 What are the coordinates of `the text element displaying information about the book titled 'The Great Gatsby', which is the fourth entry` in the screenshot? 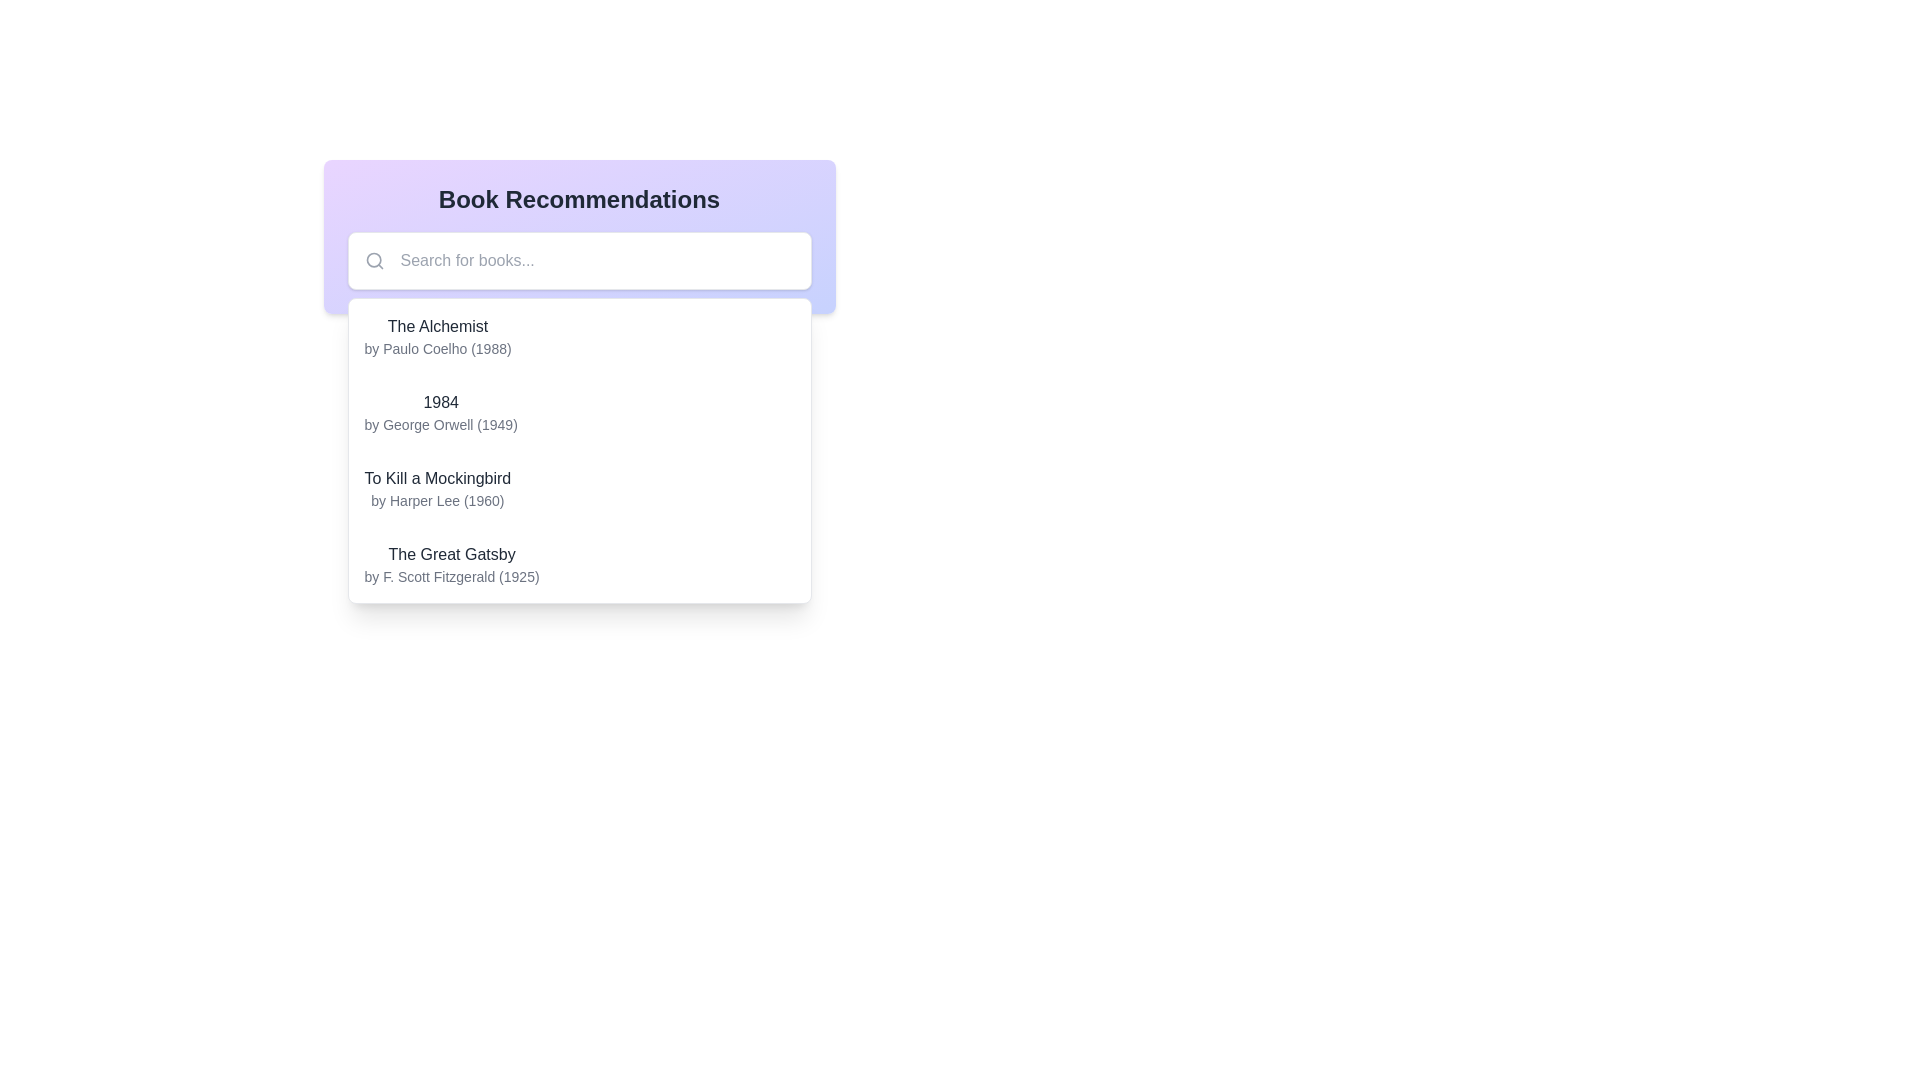 It's located at (450, 564).